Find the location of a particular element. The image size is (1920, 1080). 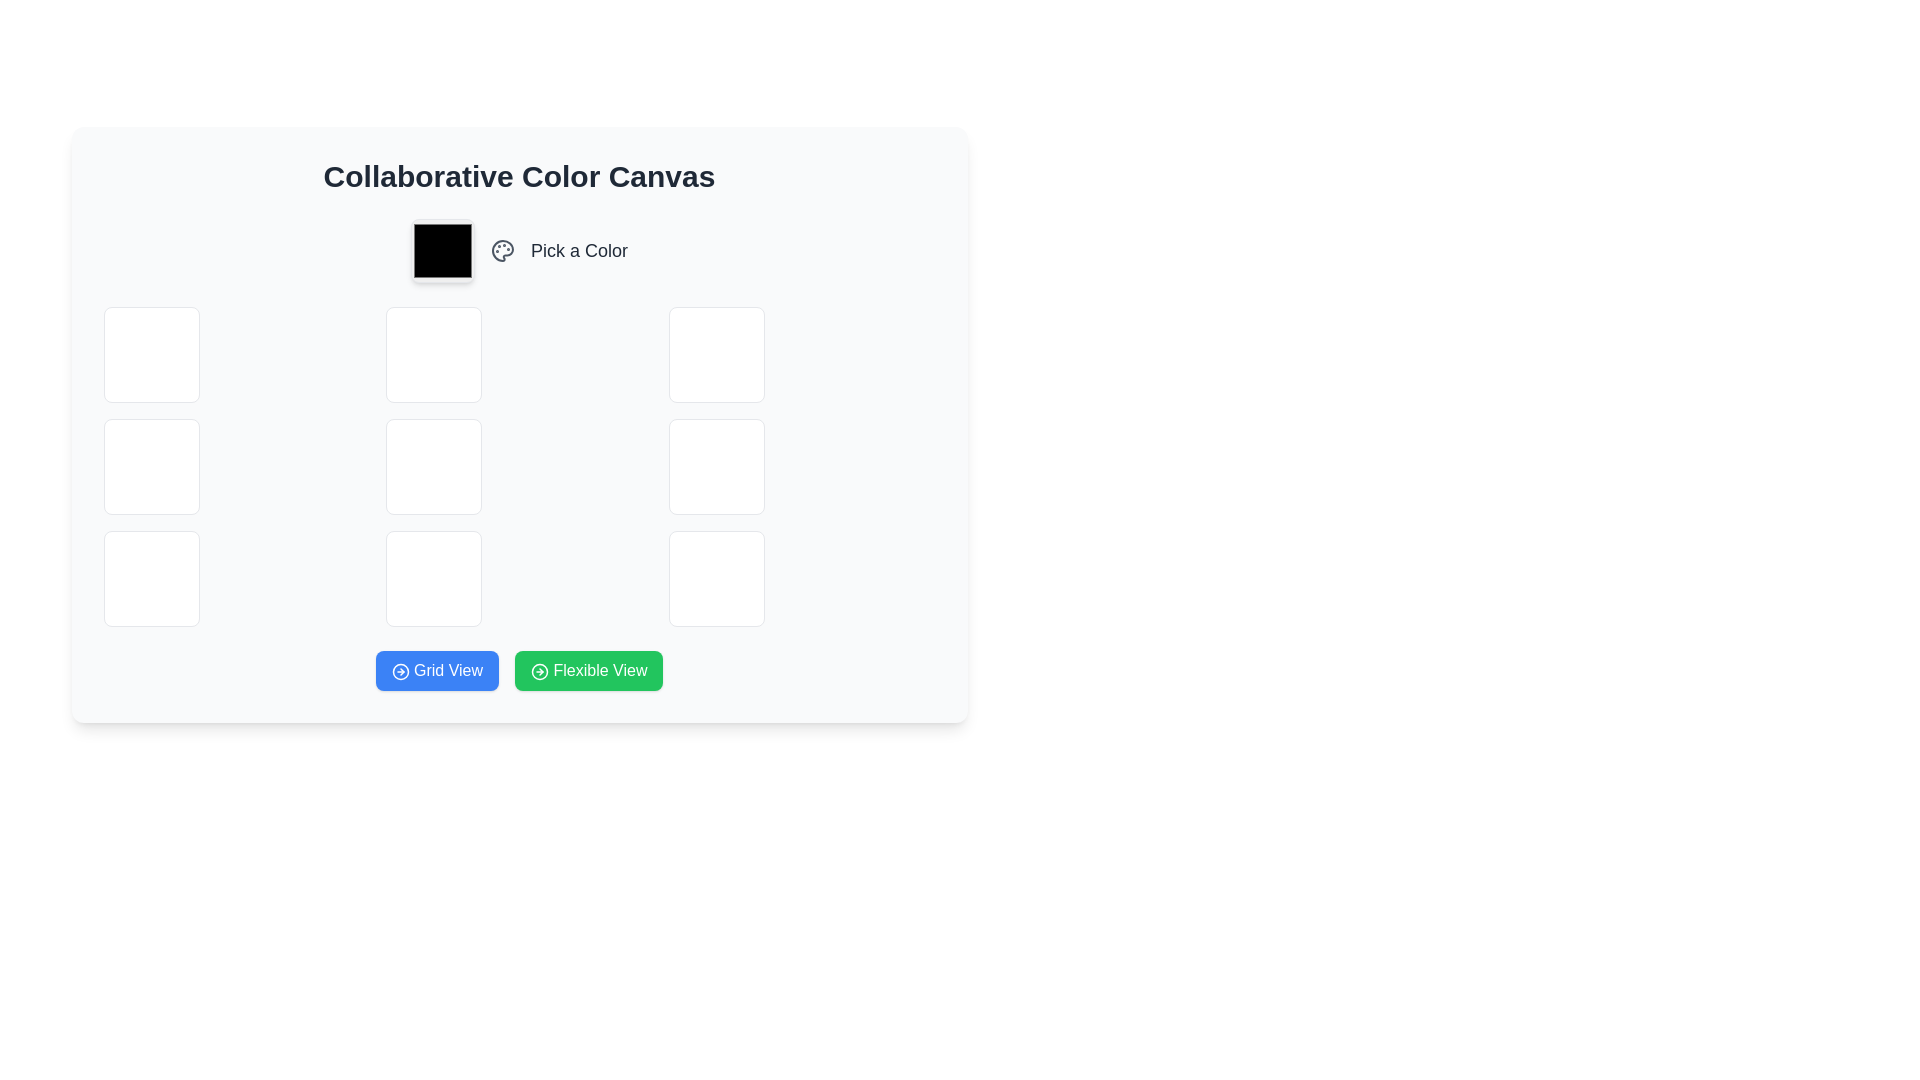

the middle square grid item, which is a white box with rounded corners located in the first row of a 3x3 grid is located at coordinates (433, 353).